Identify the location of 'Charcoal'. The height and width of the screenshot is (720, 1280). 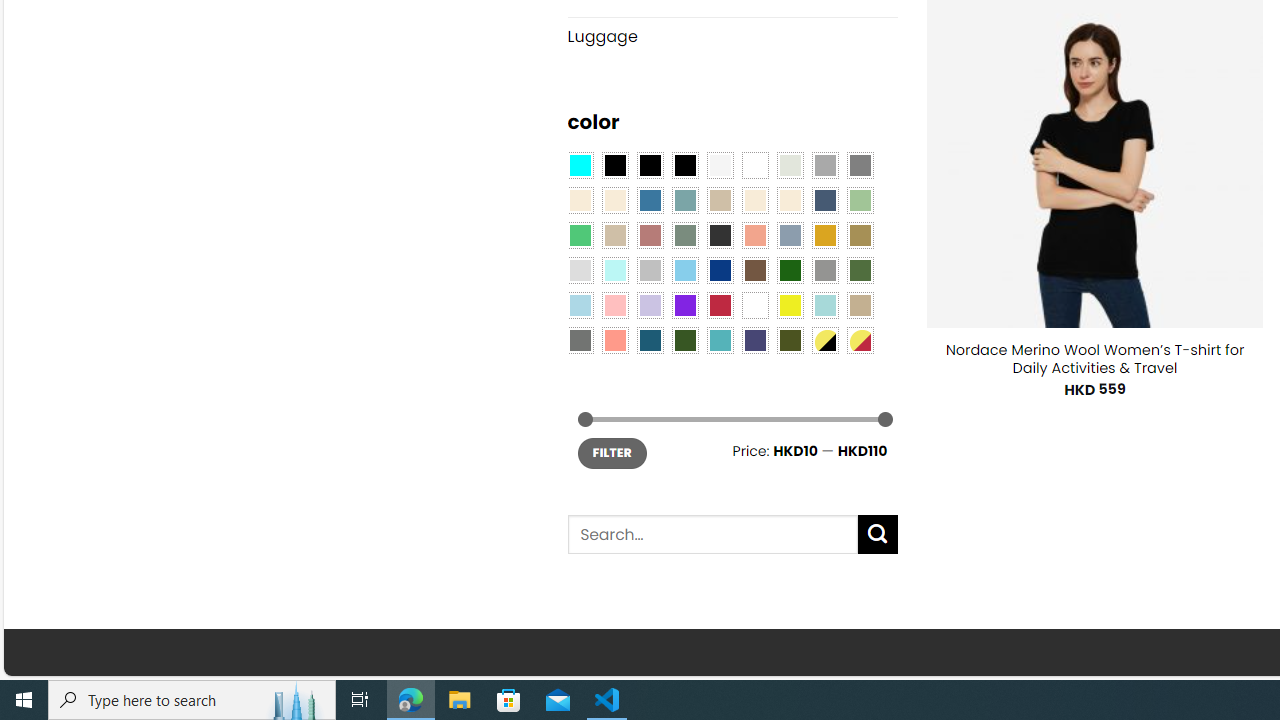
(720, 233).